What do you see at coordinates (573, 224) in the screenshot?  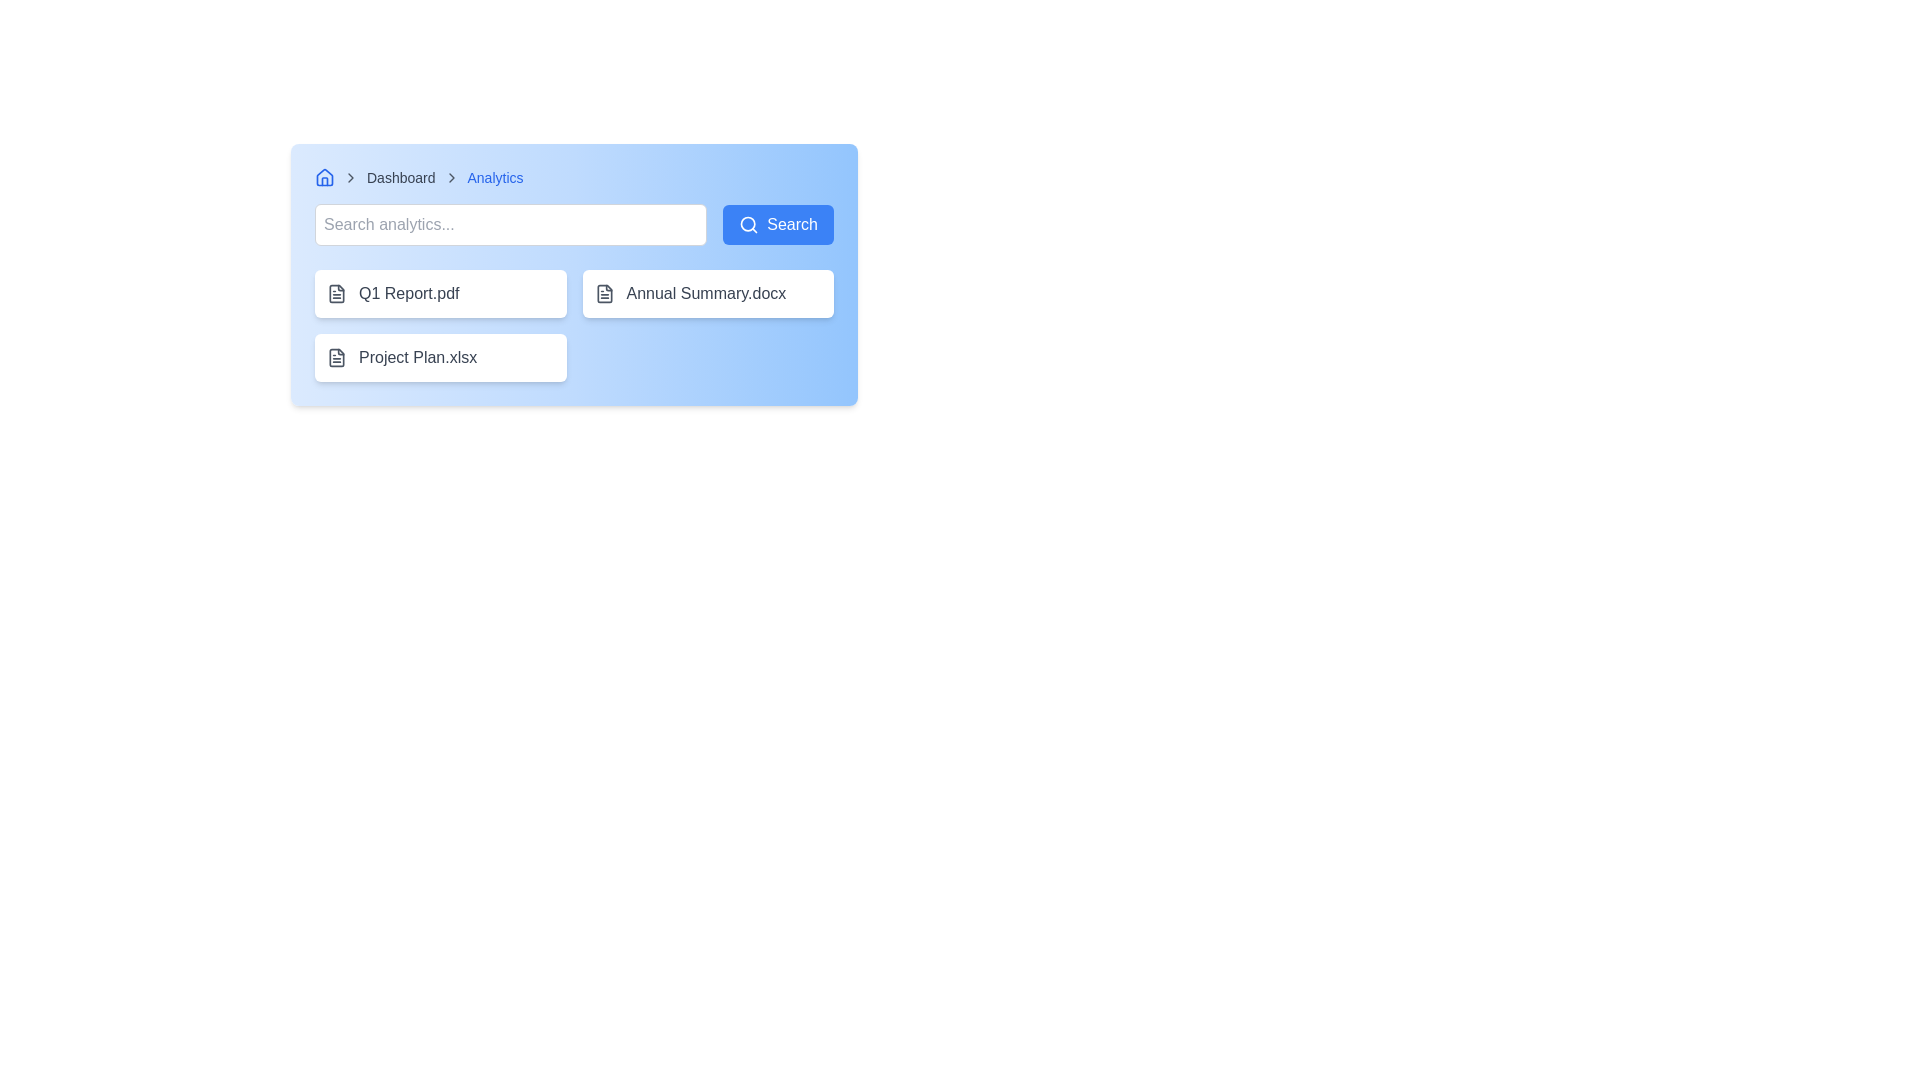 I see `the 'Search' button in the composite search component located on a blue gradient background, positioned between breadcrumbs and file representations` at bounding box center [573, 224].